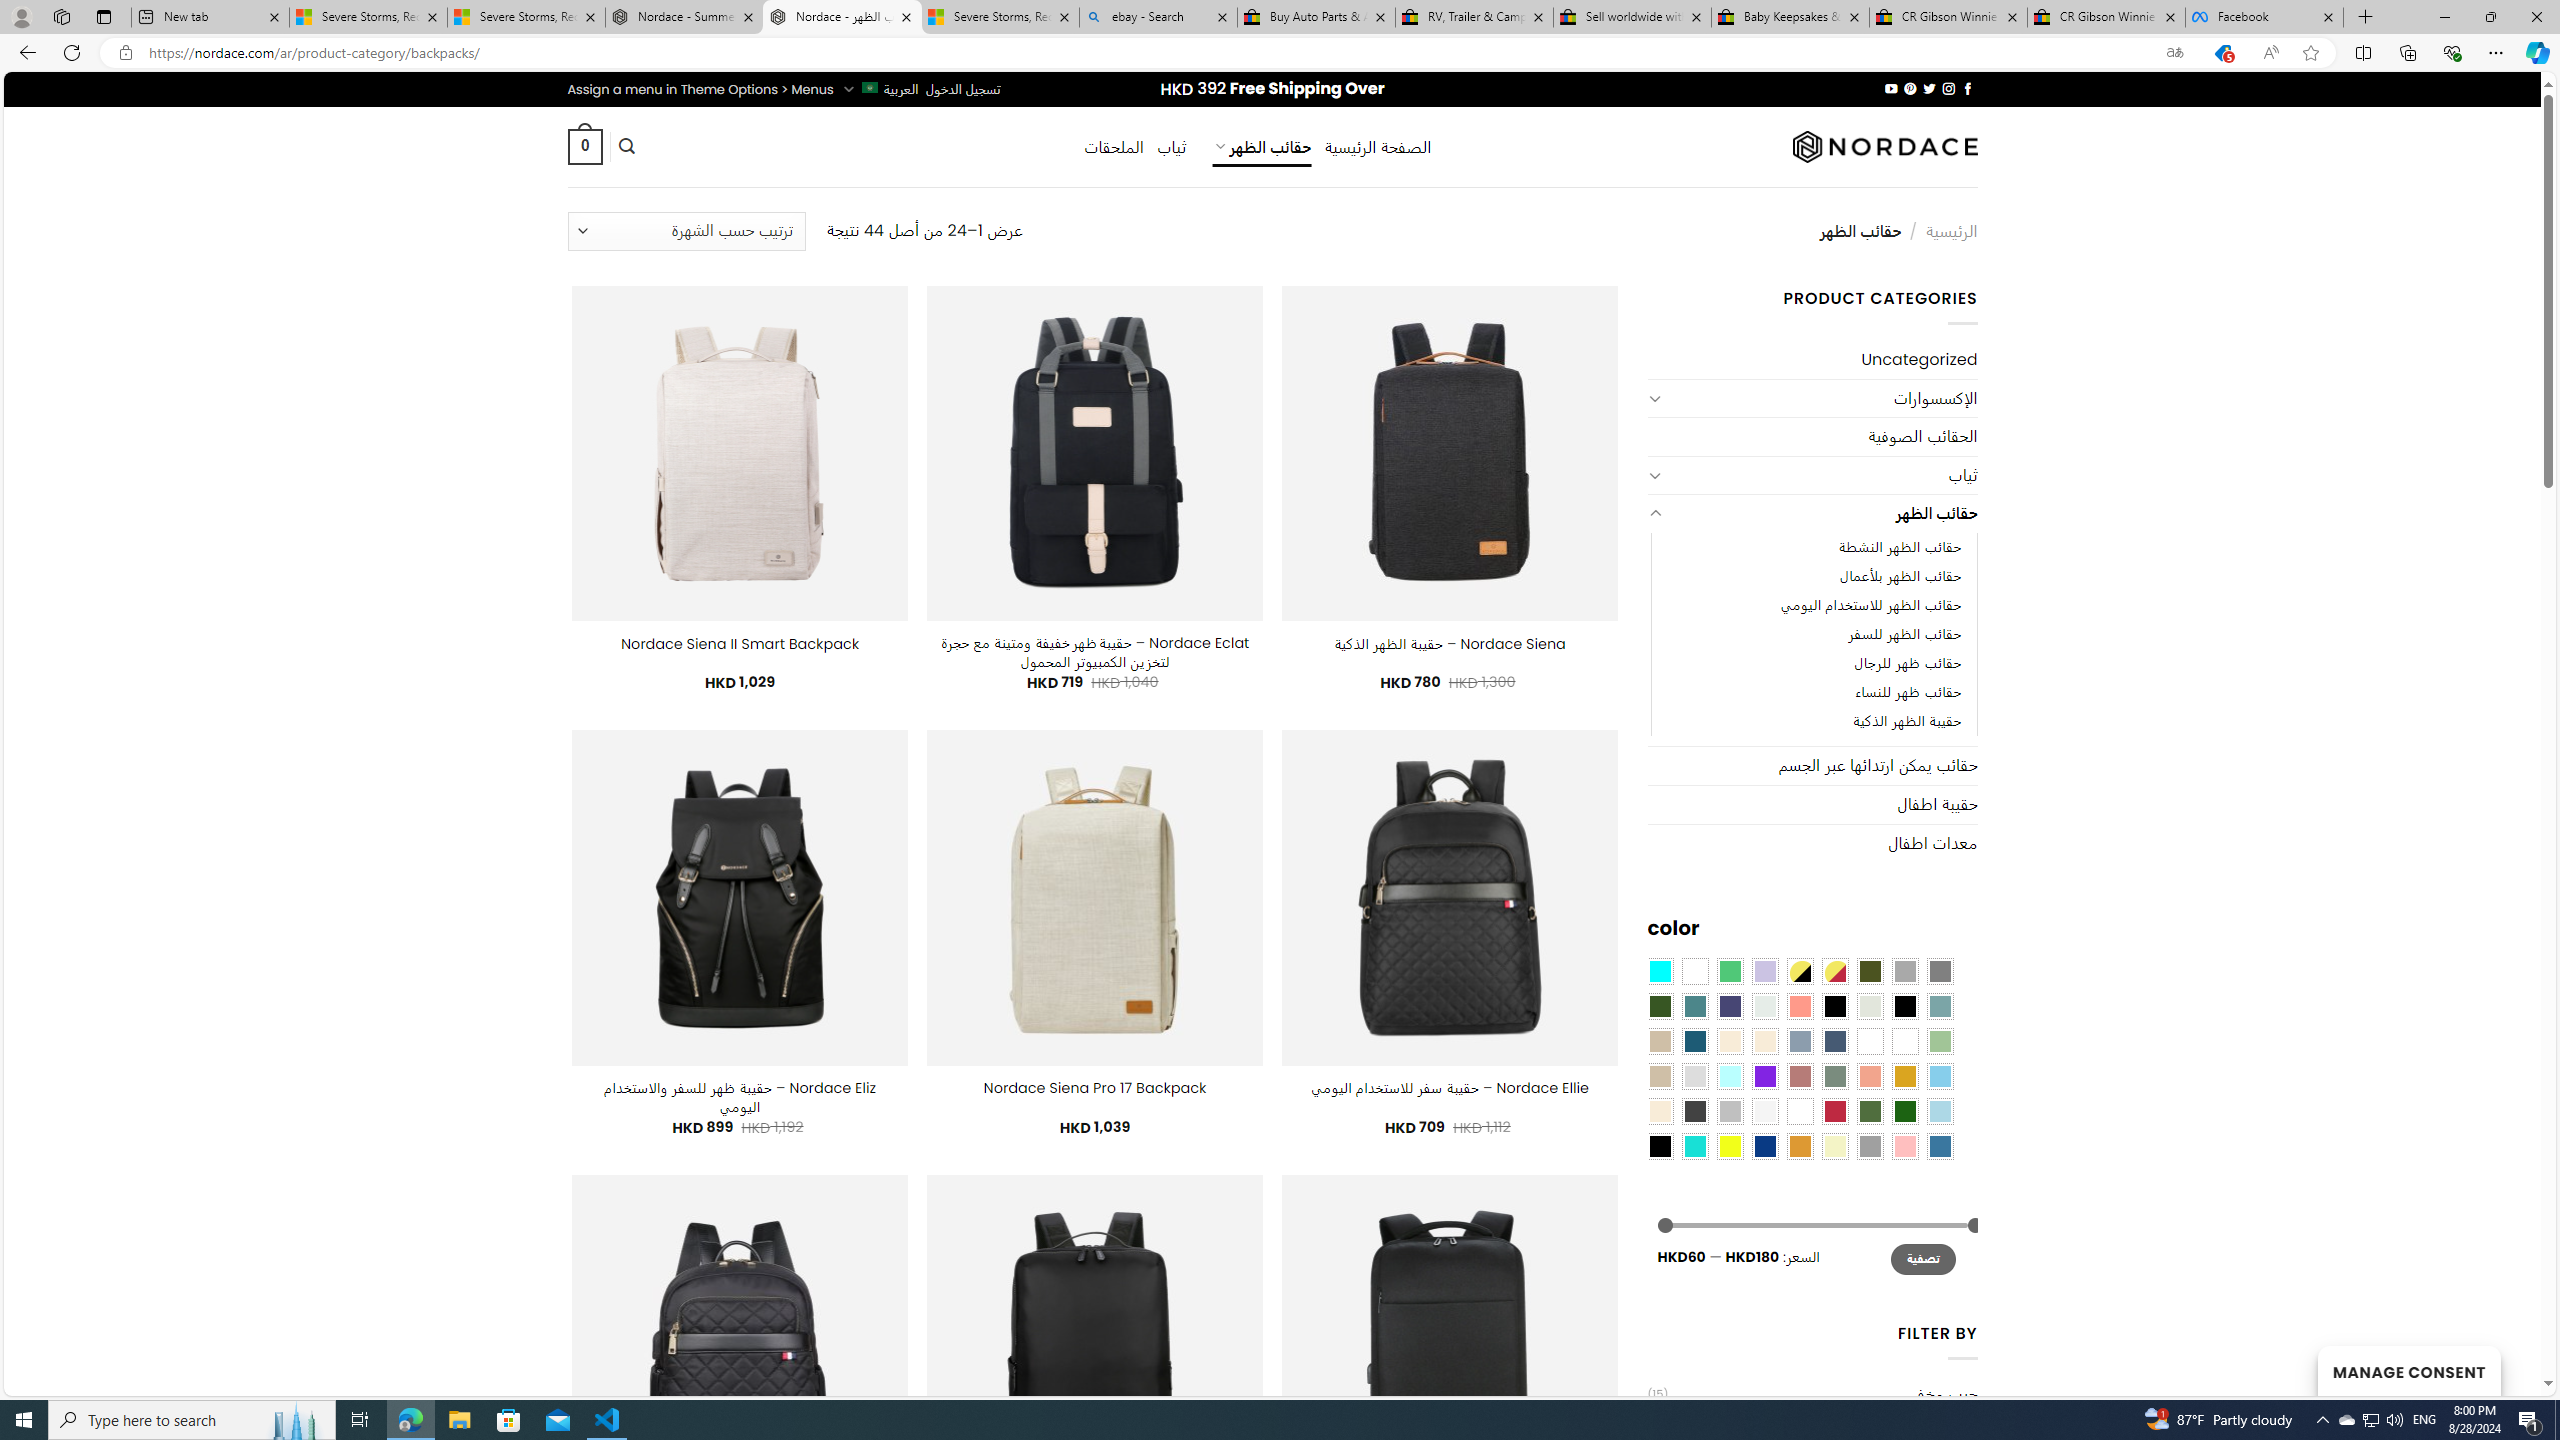 The height and width of the screenshot is (1440, 2560). What do you see at coordinates (1632, 16) in the screenshot?
I see `'Sell worldwide with eBay'` at bounding box center [1632, 16].